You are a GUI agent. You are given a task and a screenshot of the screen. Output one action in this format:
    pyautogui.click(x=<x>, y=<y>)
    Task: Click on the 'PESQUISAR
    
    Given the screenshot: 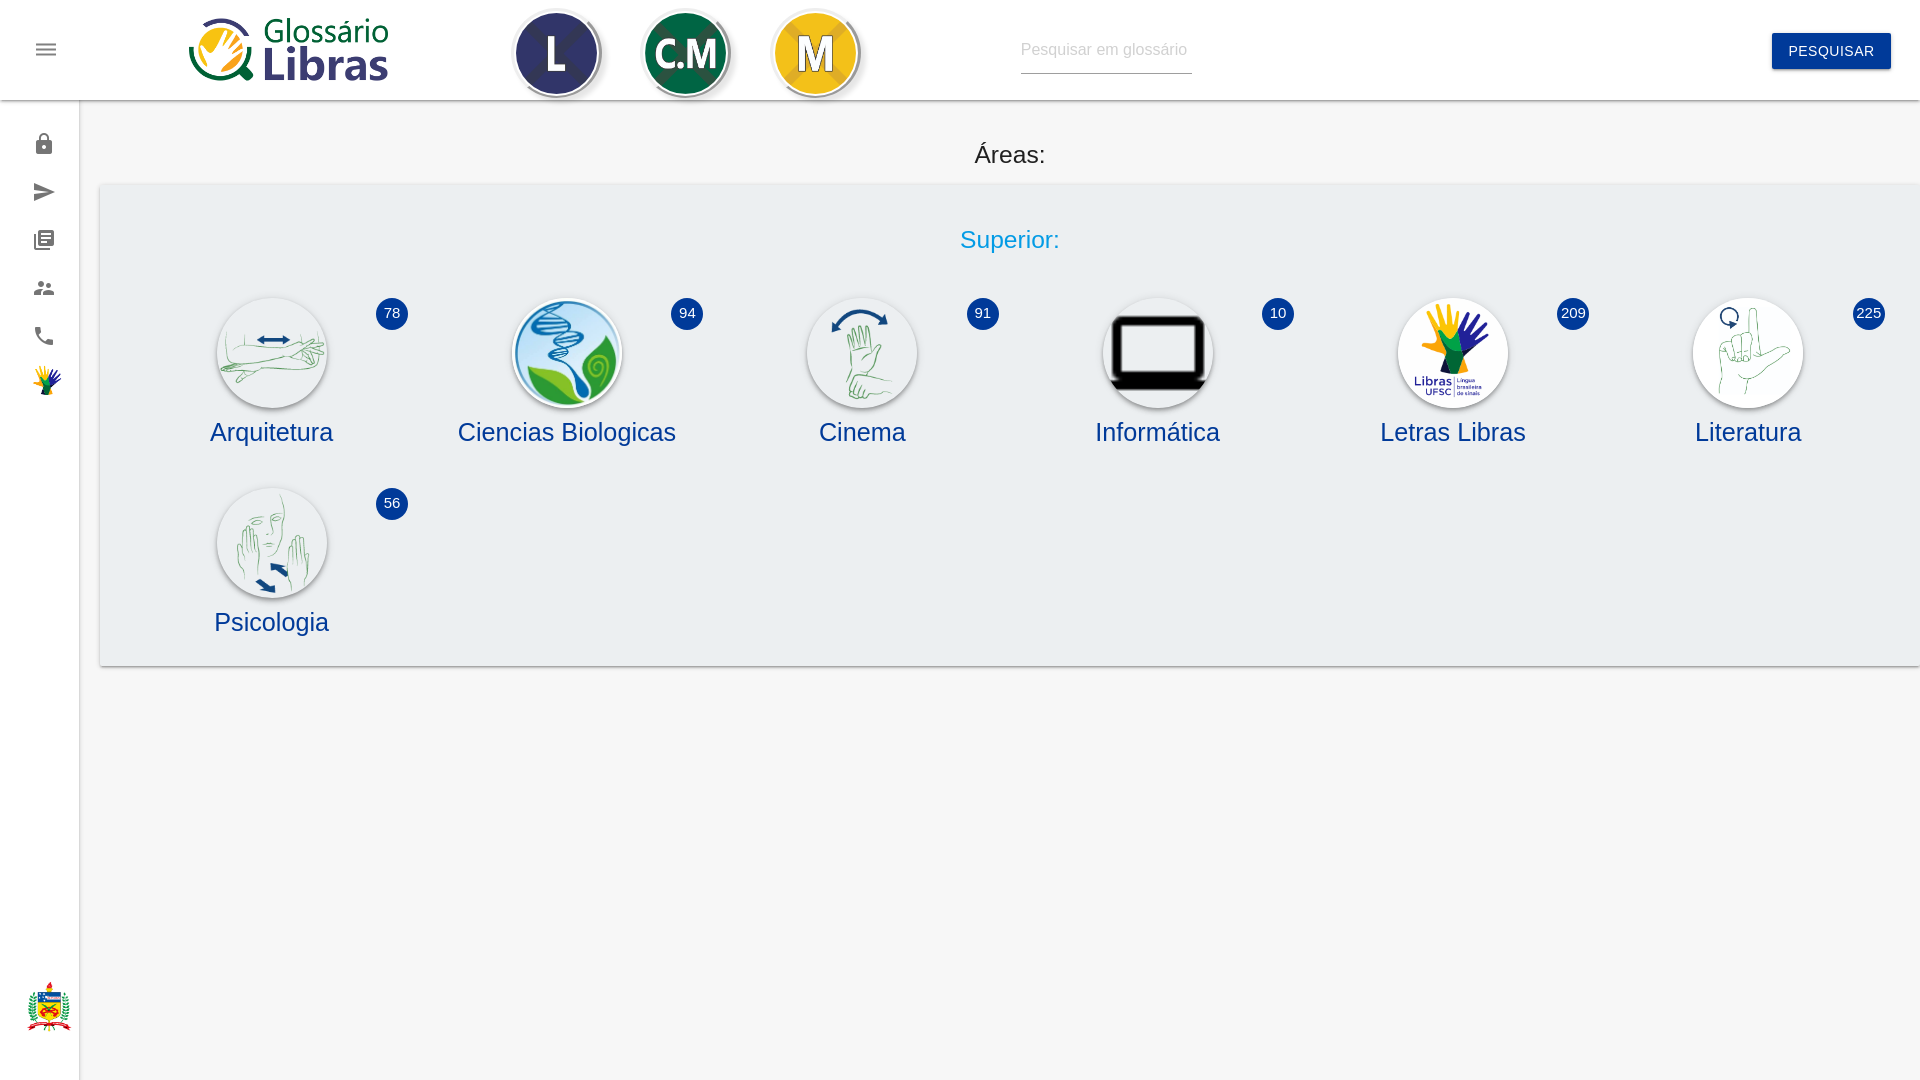 What is the action you would take?
    pyautogui.click(x=1830, y=49)
    